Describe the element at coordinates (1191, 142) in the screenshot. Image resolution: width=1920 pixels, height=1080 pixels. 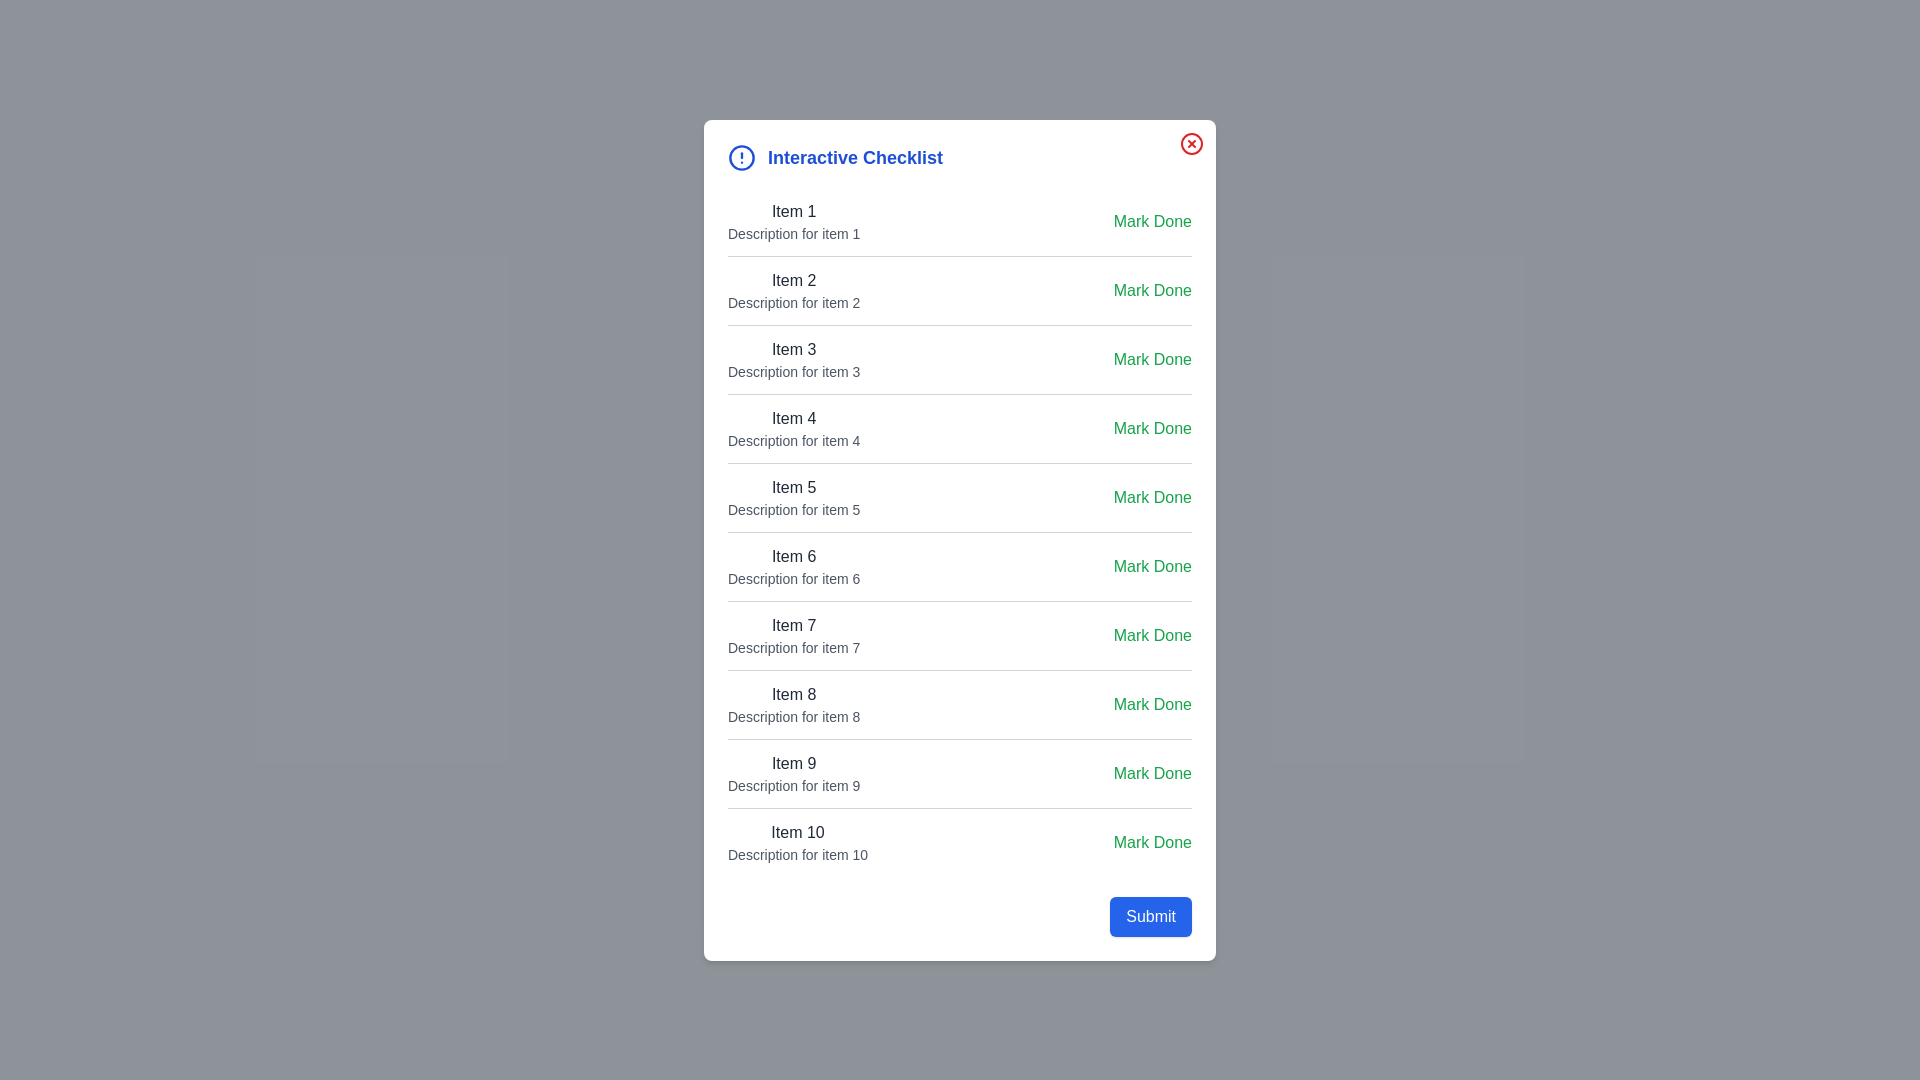
I see `the close button at the top-right corner of the dialog` at that location.